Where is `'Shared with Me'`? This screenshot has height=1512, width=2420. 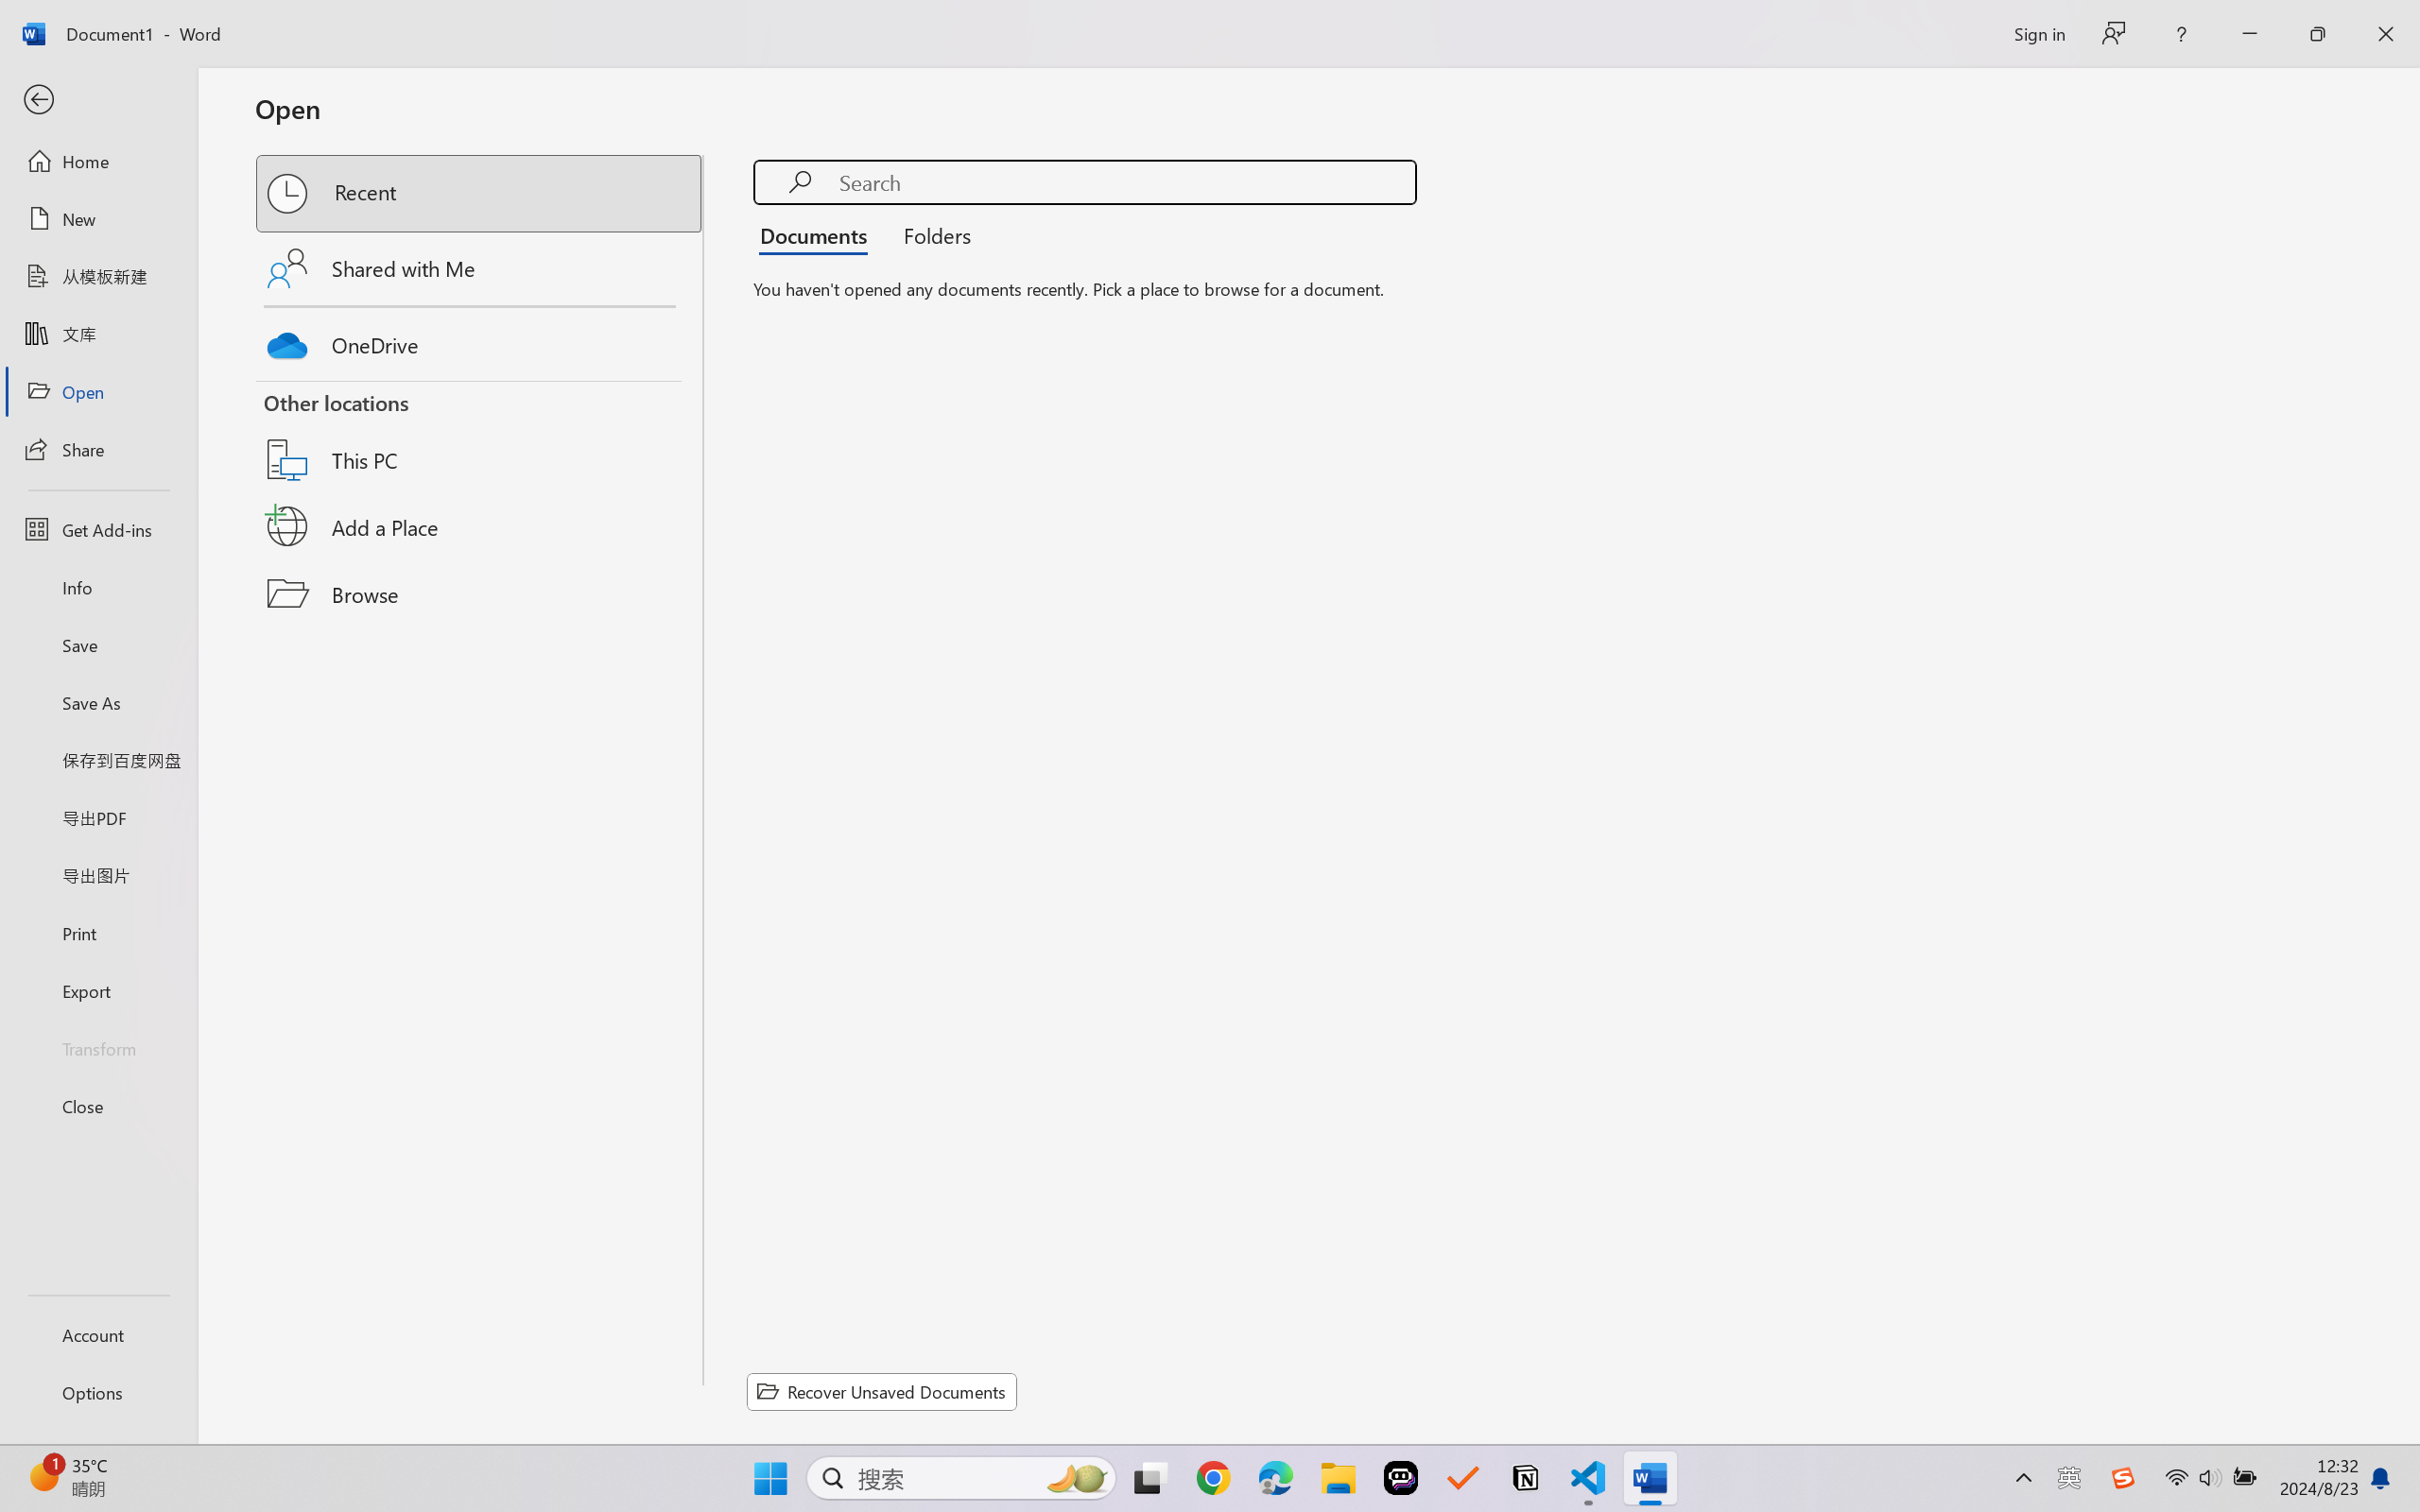 'Shared with Me' is located at coordinates (480, 267).